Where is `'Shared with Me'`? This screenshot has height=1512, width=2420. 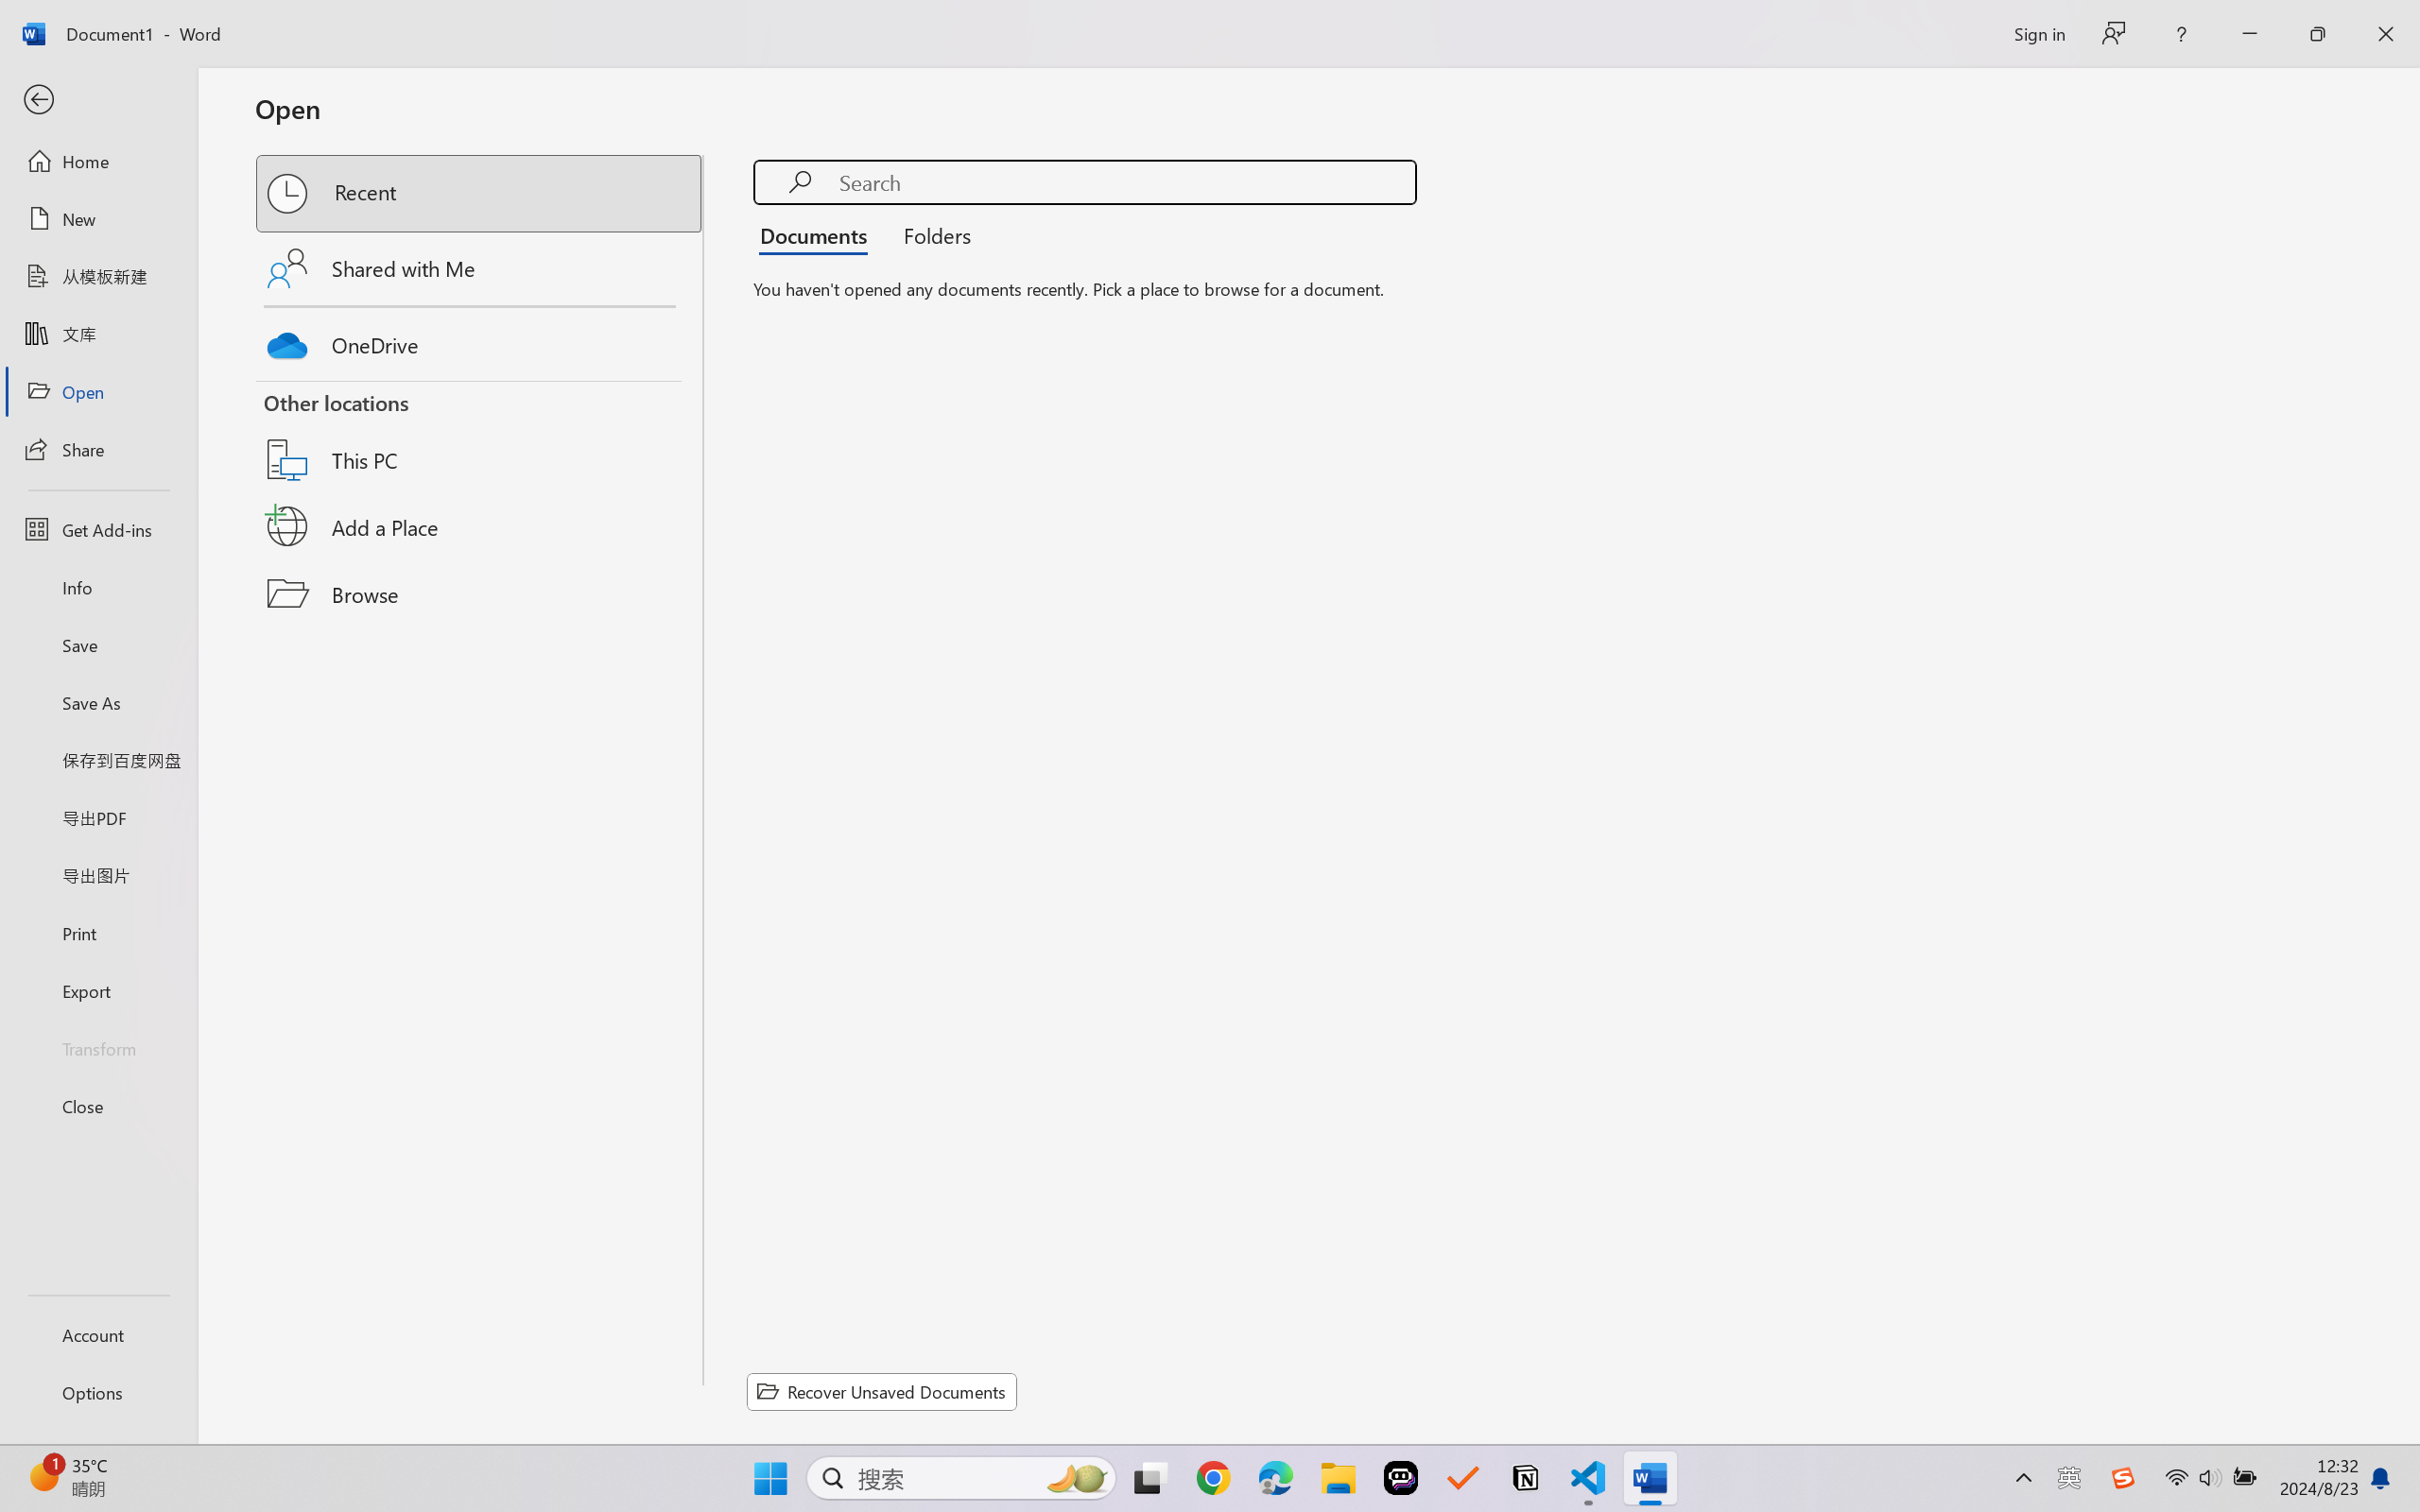 'Shared with Me' is located at coordinates (480, 267).